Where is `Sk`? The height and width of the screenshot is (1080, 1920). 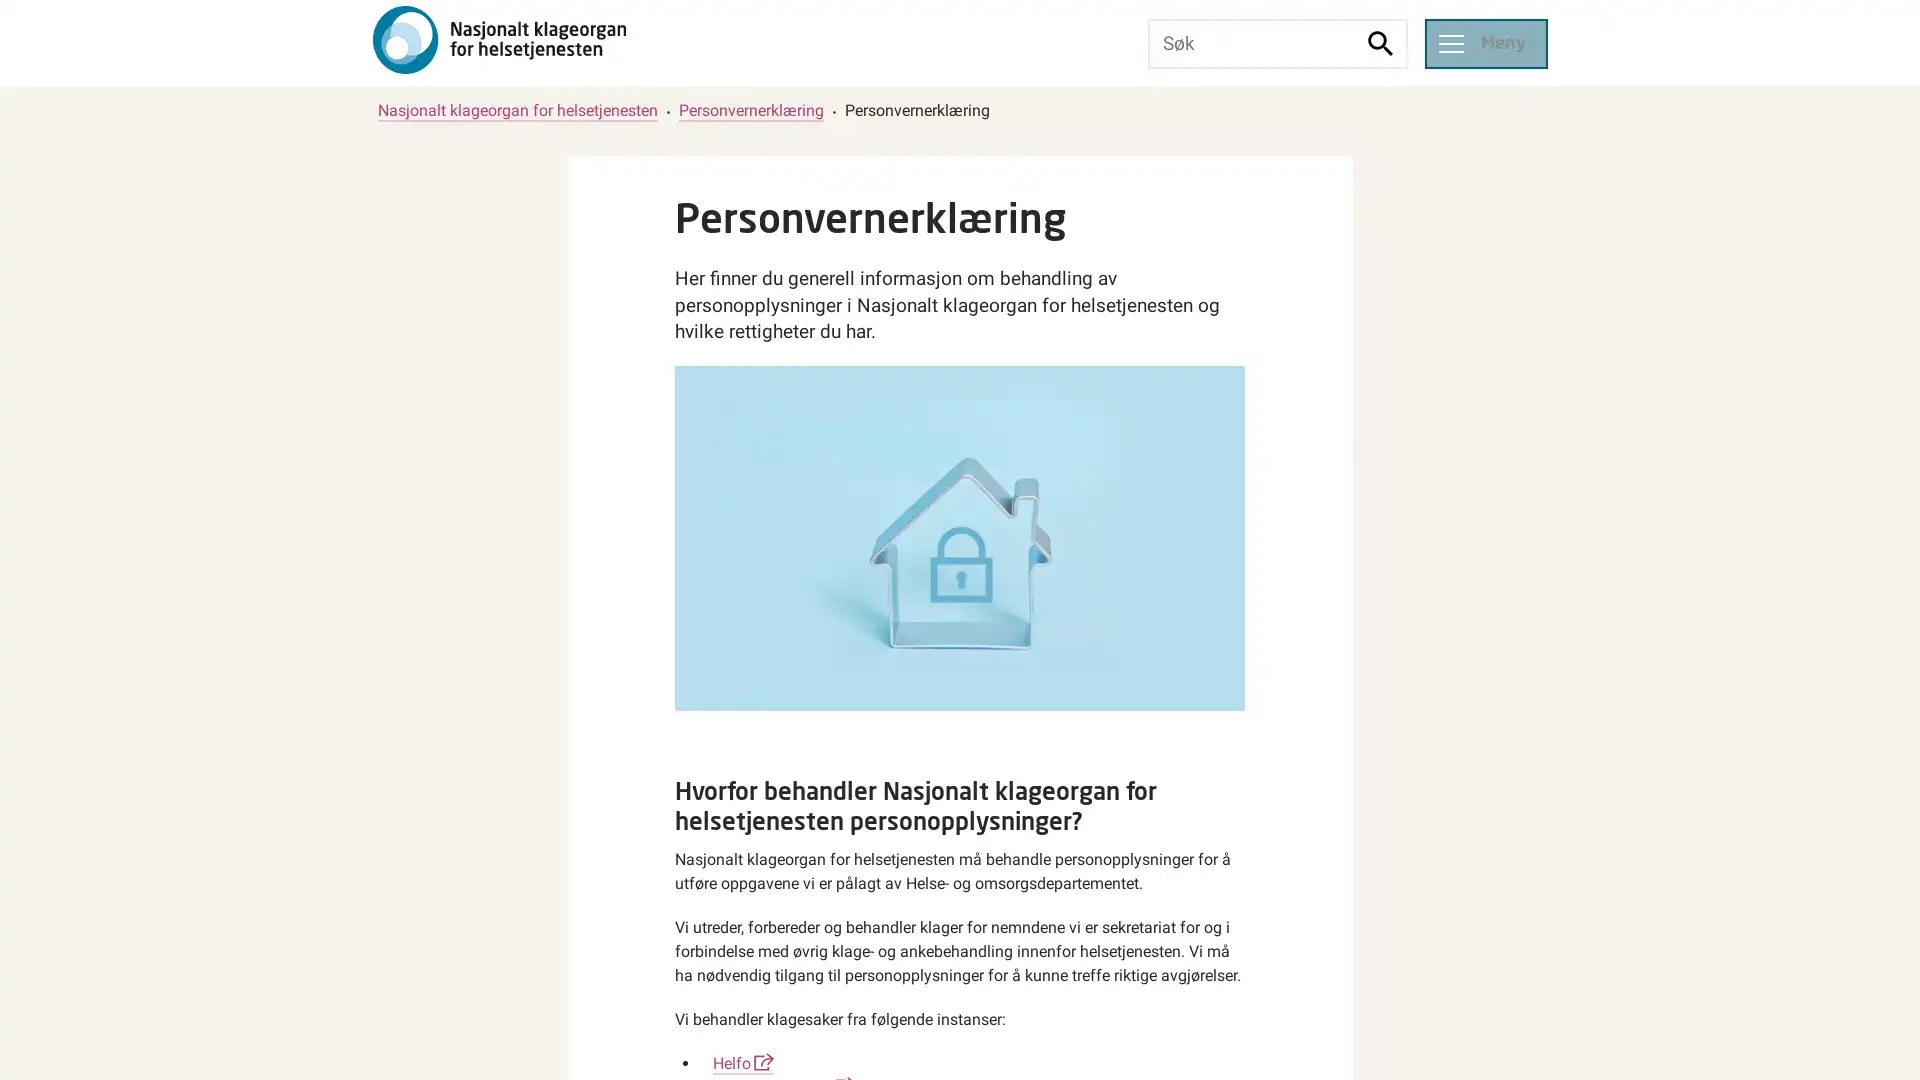
Sk is located at coordinates (1380, 42).